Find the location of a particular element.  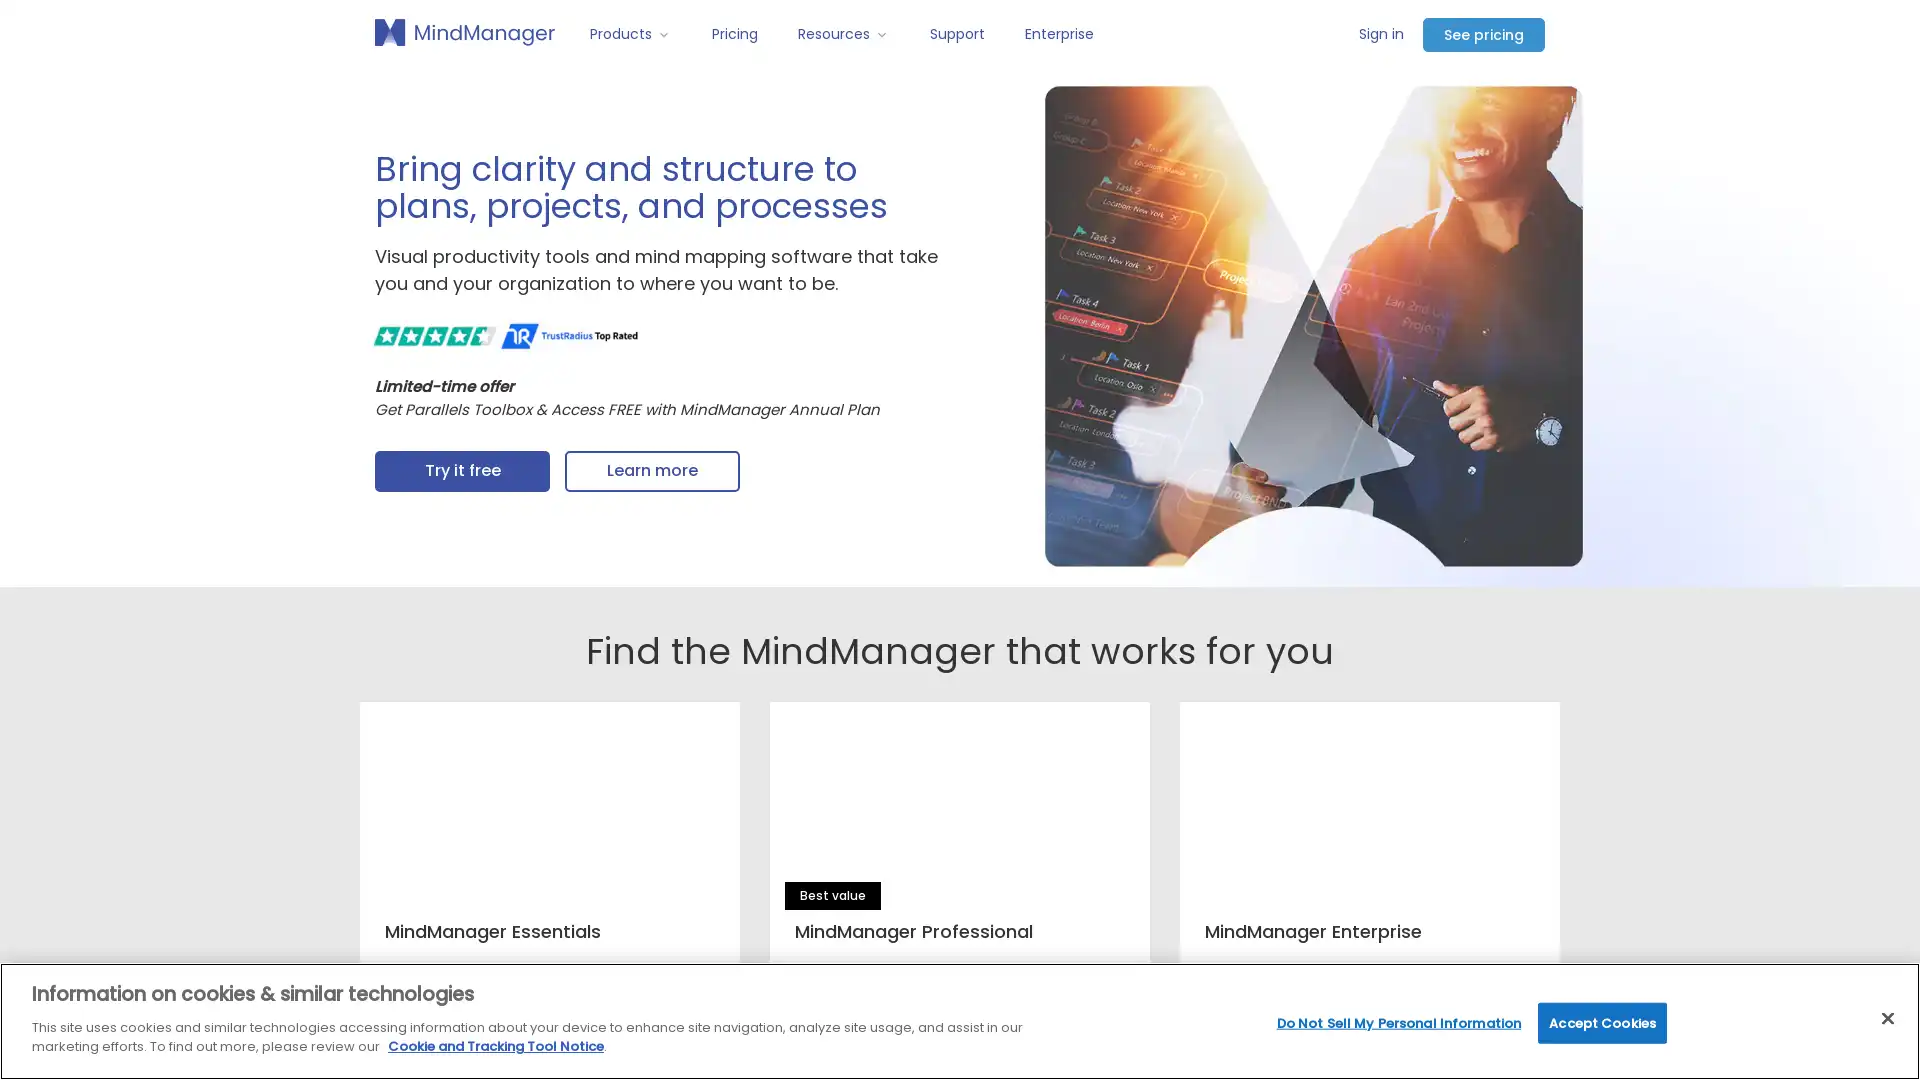

Try it free is located at coordinates (461, 471).